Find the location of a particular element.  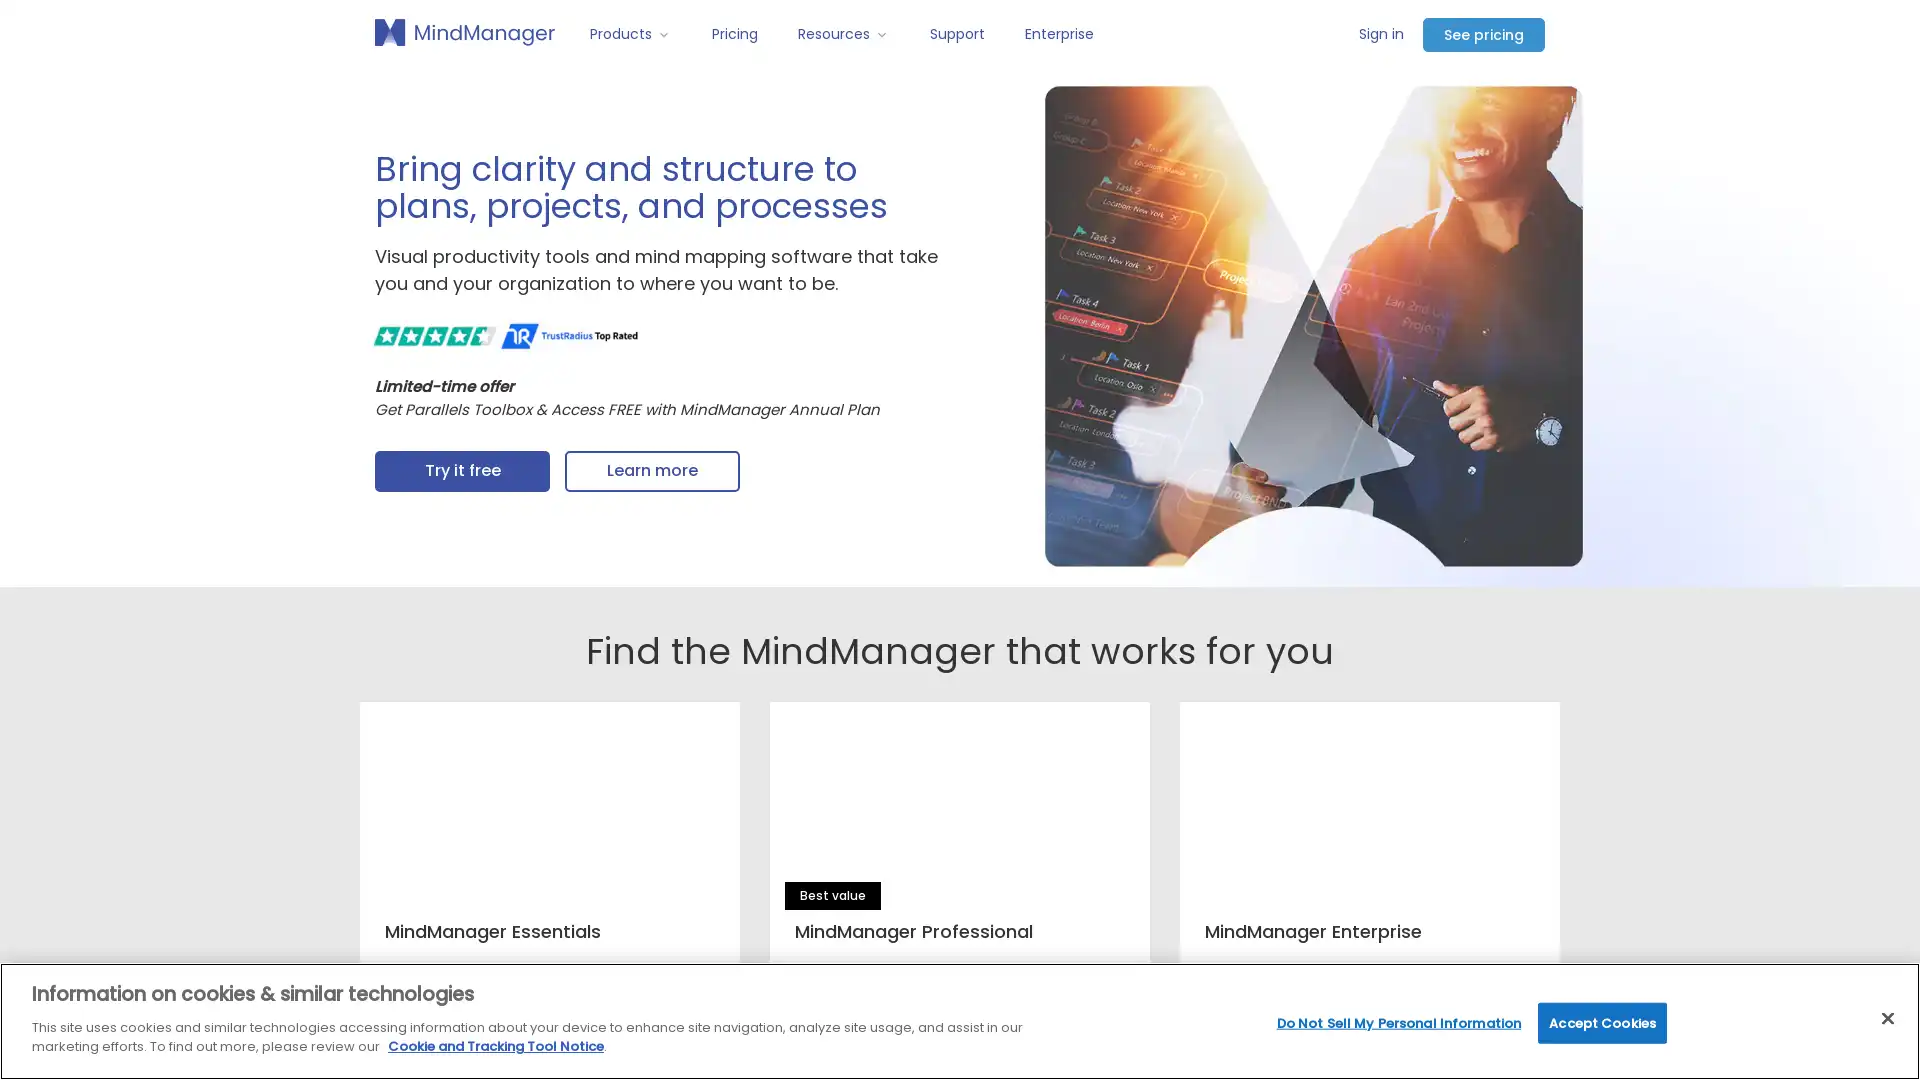

Try it free is located at coordinates (461, 471).